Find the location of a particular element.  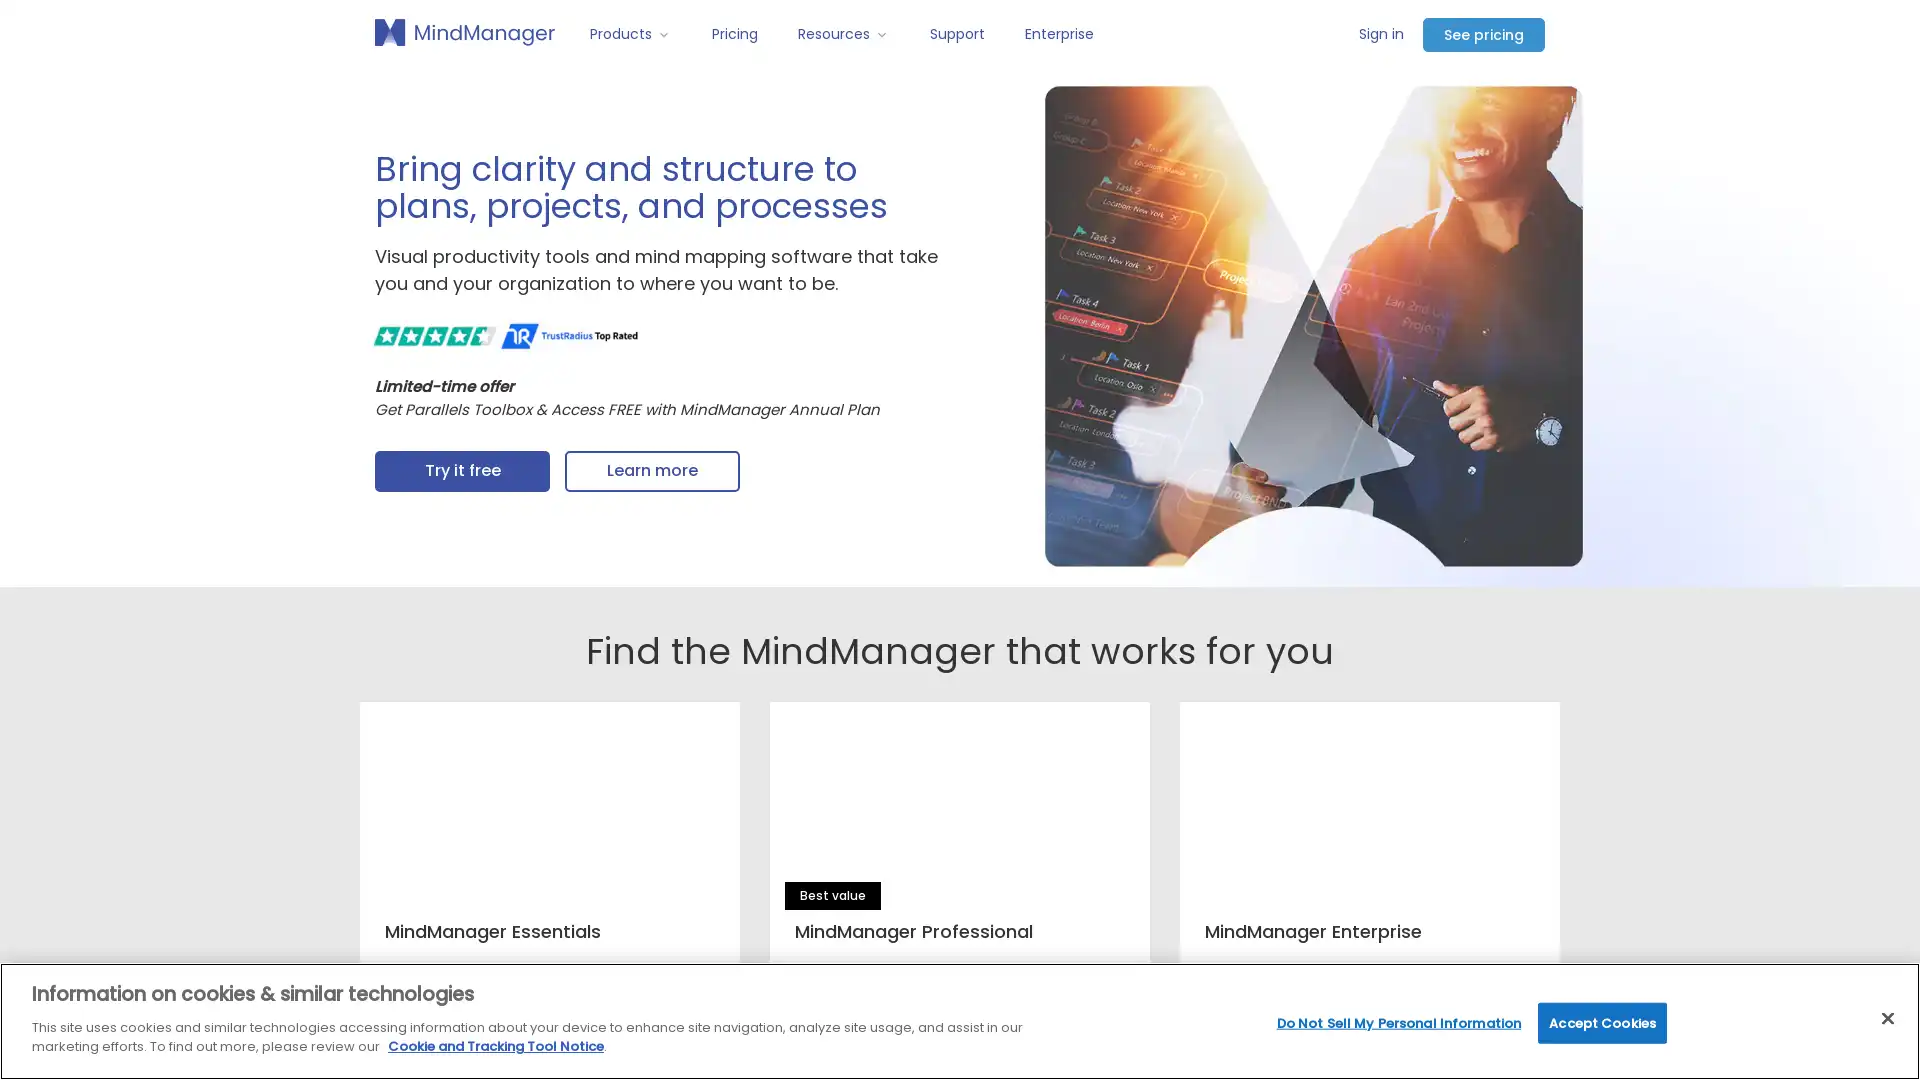

Try it free is located at coordinates (461, 471).